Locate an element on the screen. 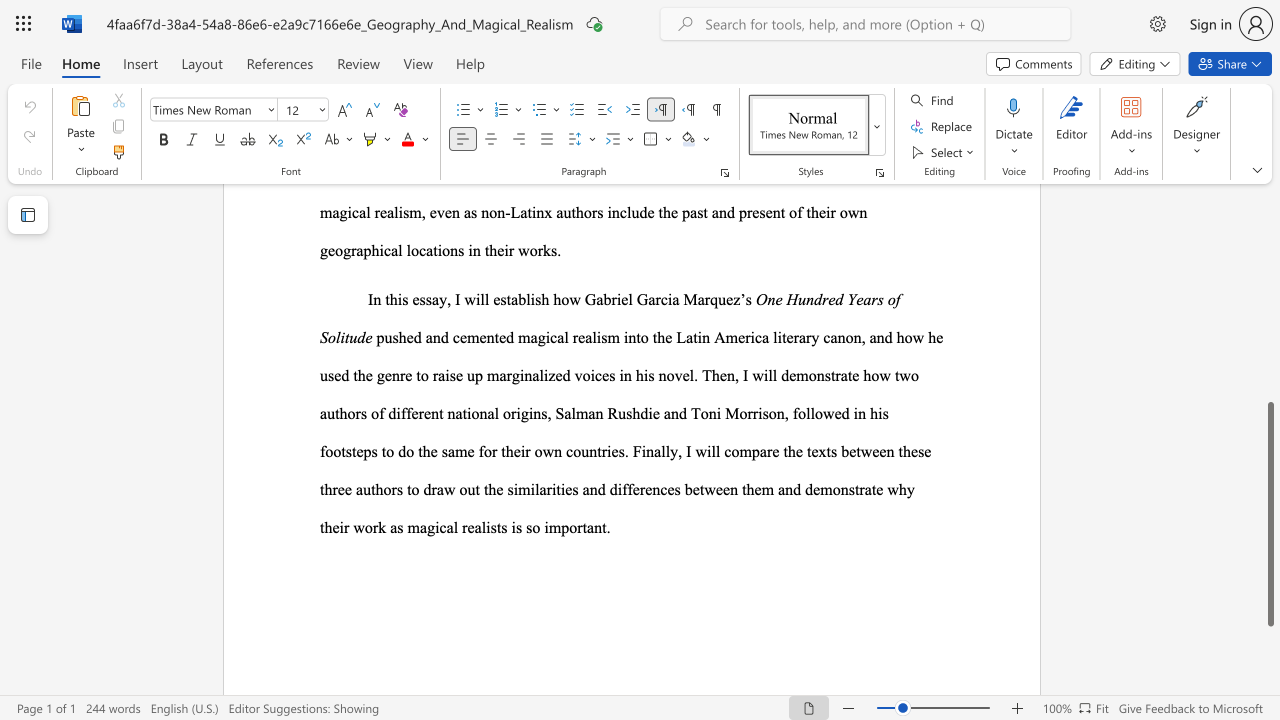 This screenshot has height=720, width=1280. the scrollbar and move down 110 pixels is located at coordinates (1269, 513).